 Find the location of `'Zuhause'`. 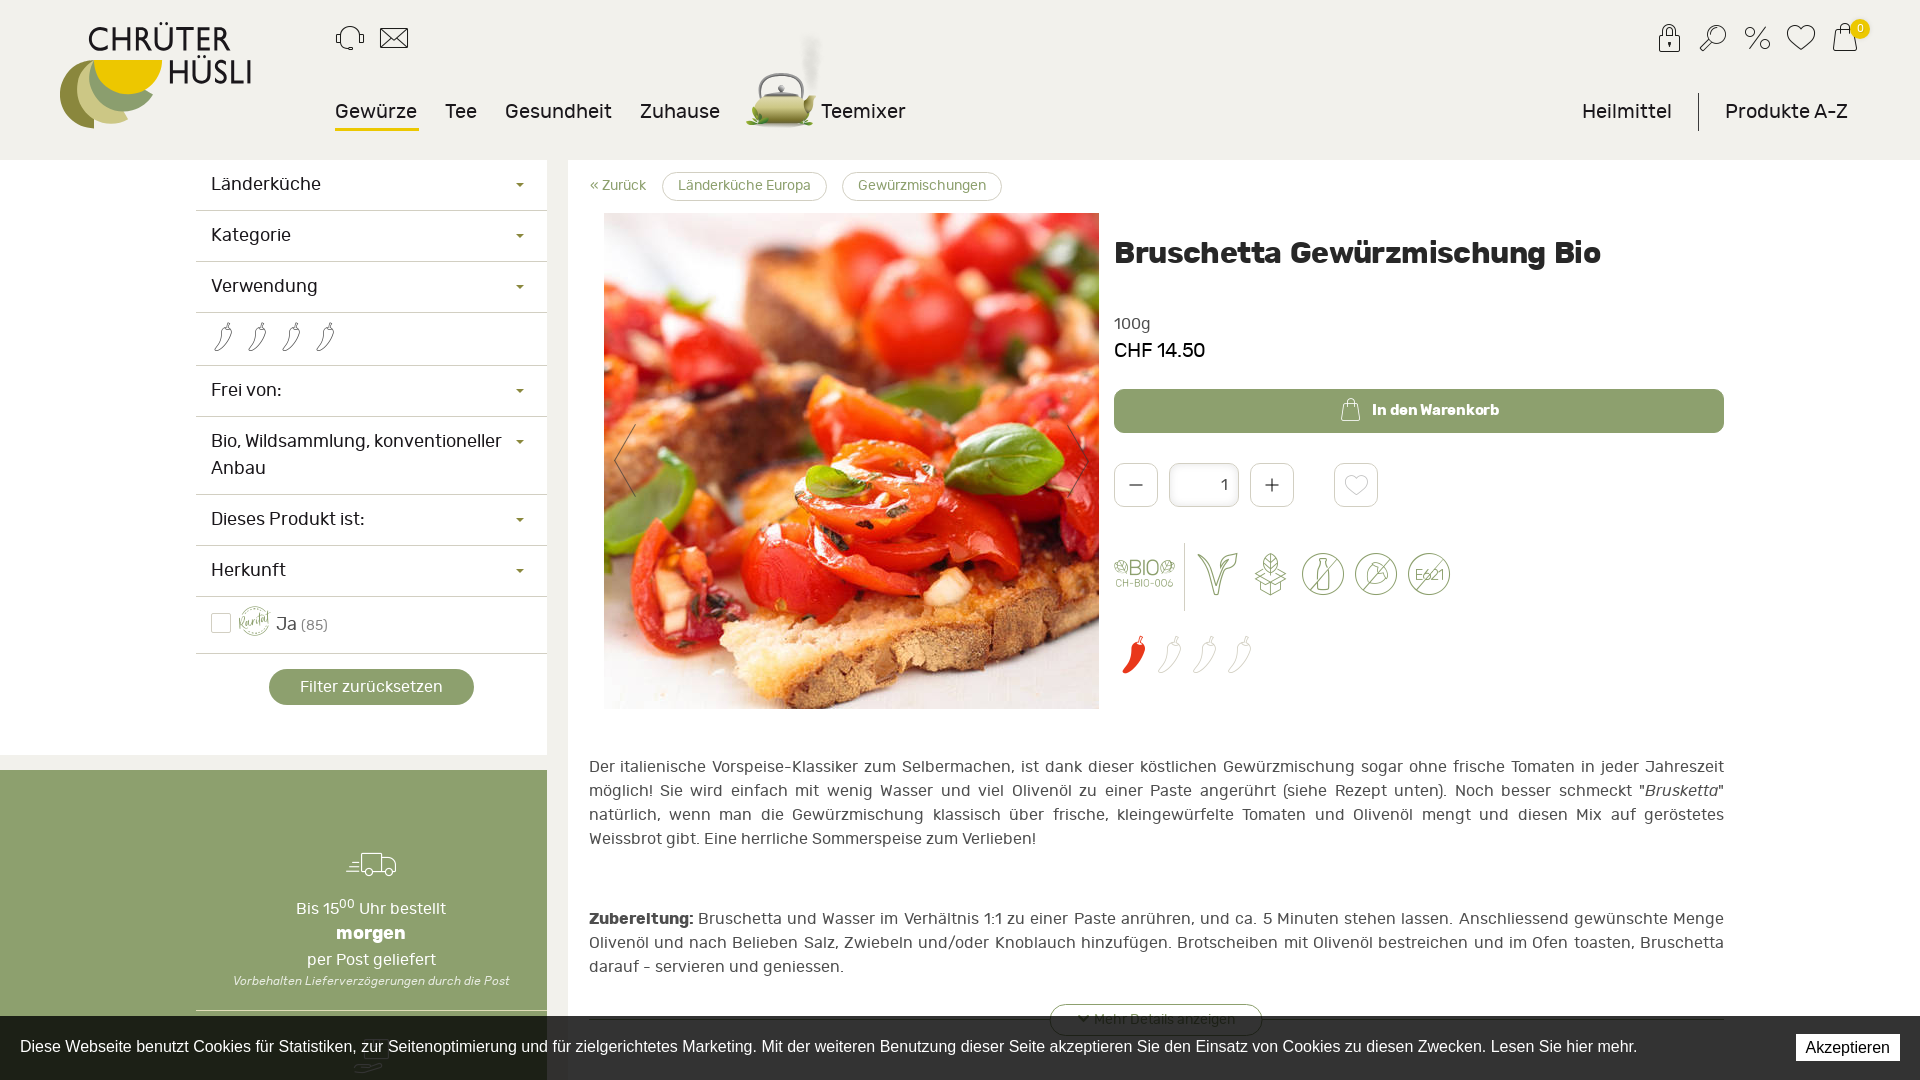

'Zuhause' is located at coordinates (680, 111).